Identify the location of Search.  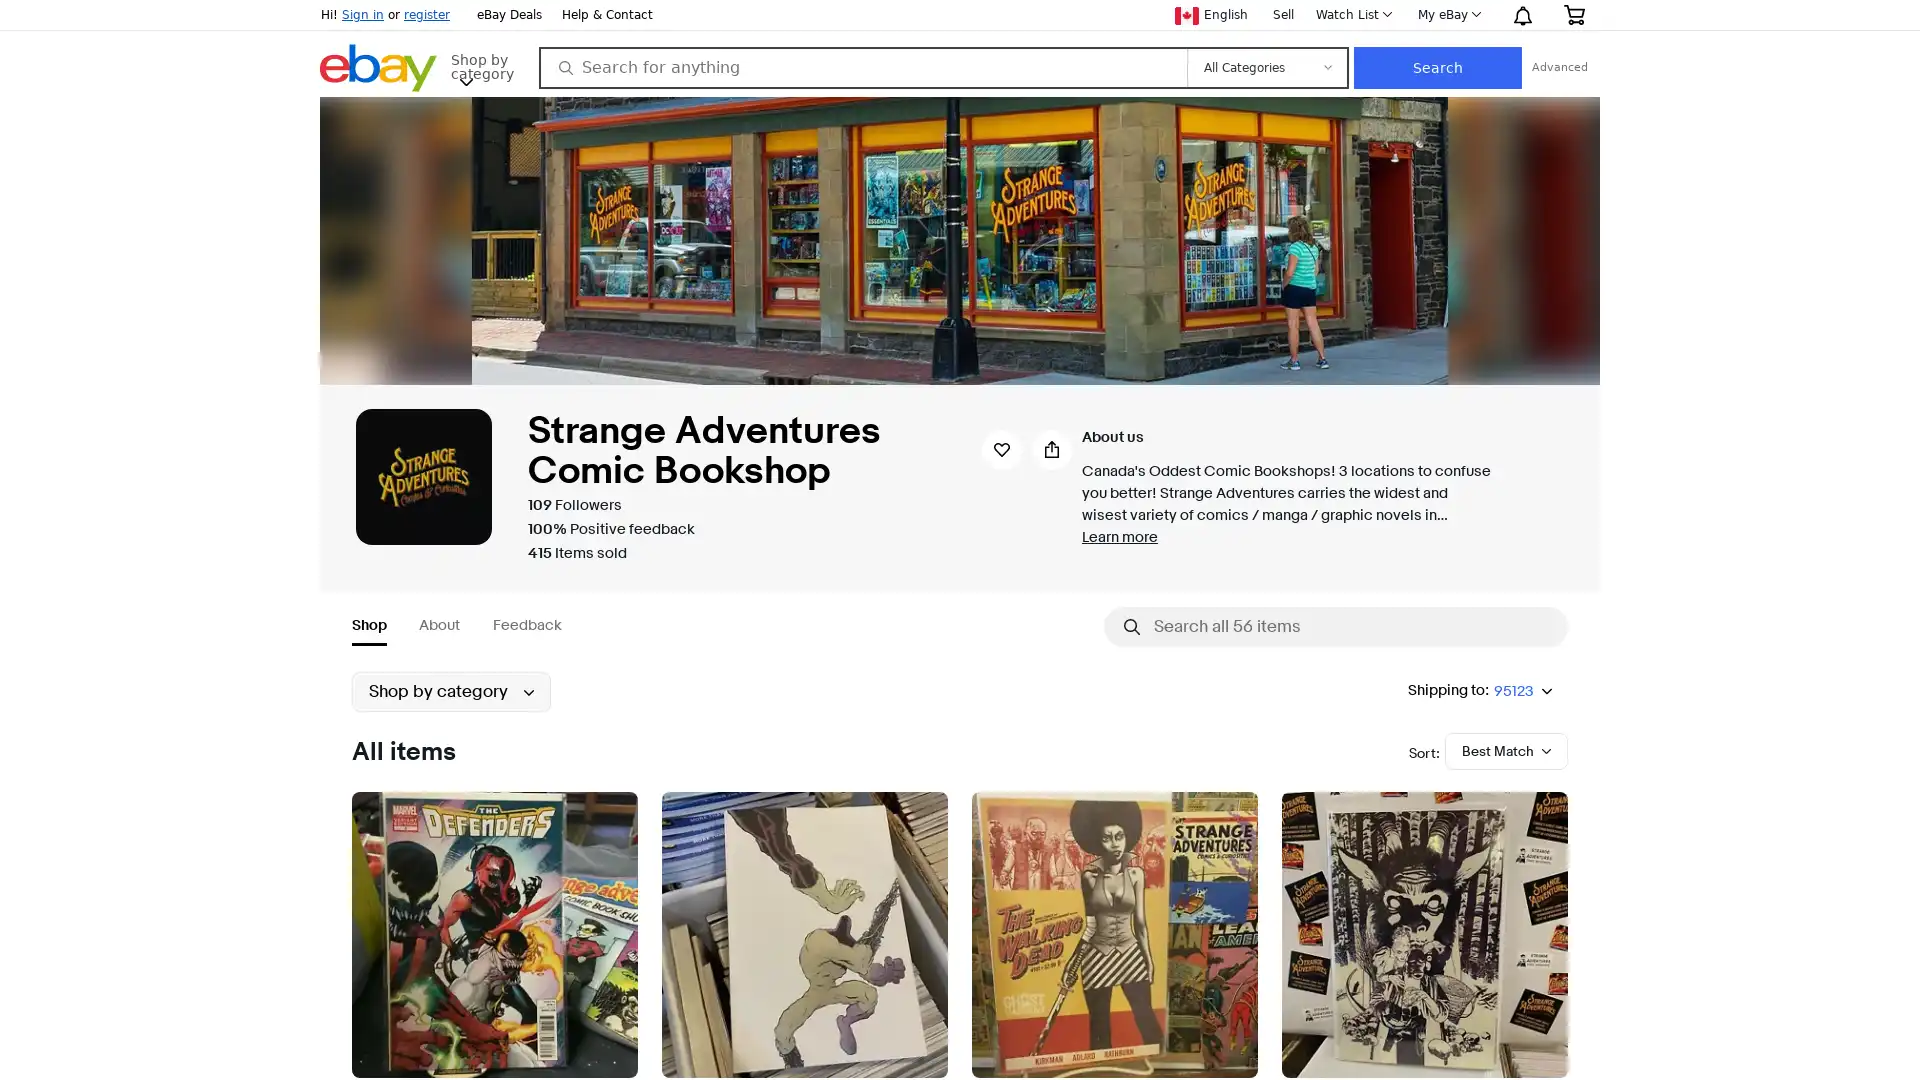
(1437, 67).